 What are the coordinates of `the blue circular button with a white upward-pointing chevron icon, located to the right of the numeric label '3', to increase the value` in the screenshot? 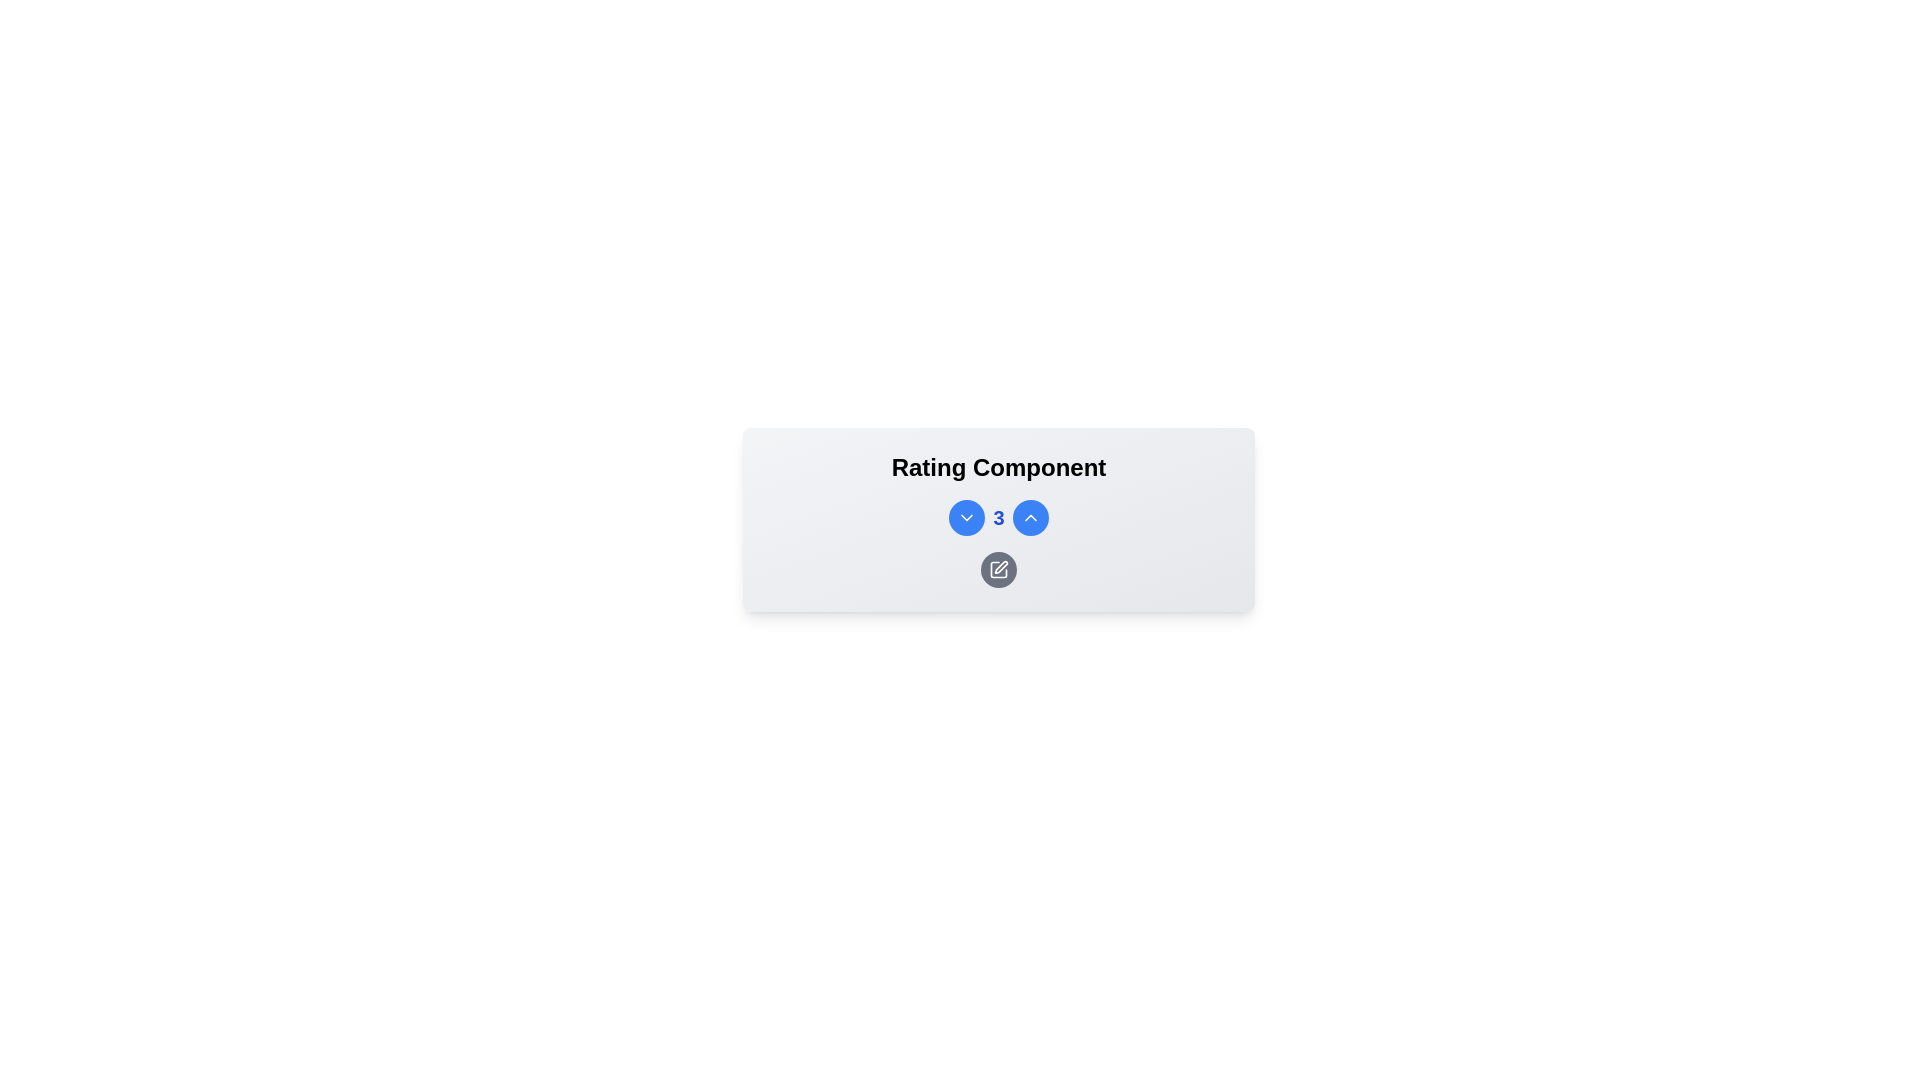 It's located at (1030, 516).